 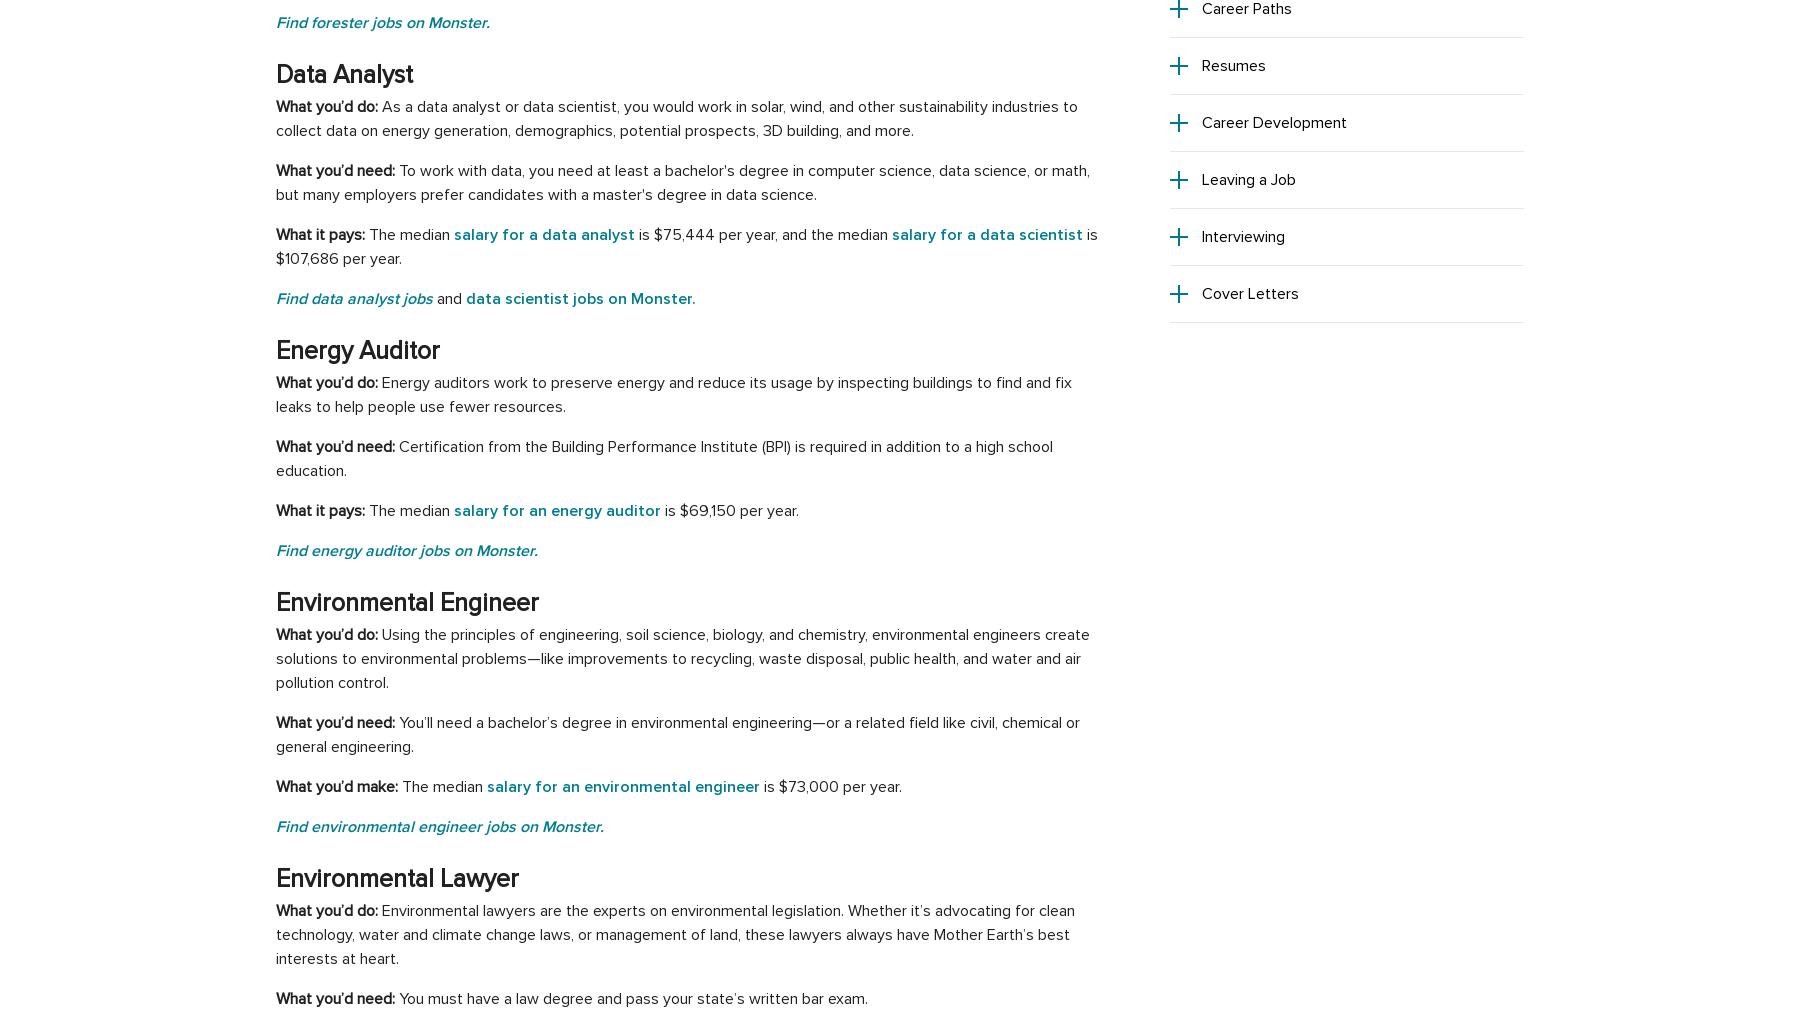 I want to click on 'Environmental Lawyer', so click(x=397, y=879).